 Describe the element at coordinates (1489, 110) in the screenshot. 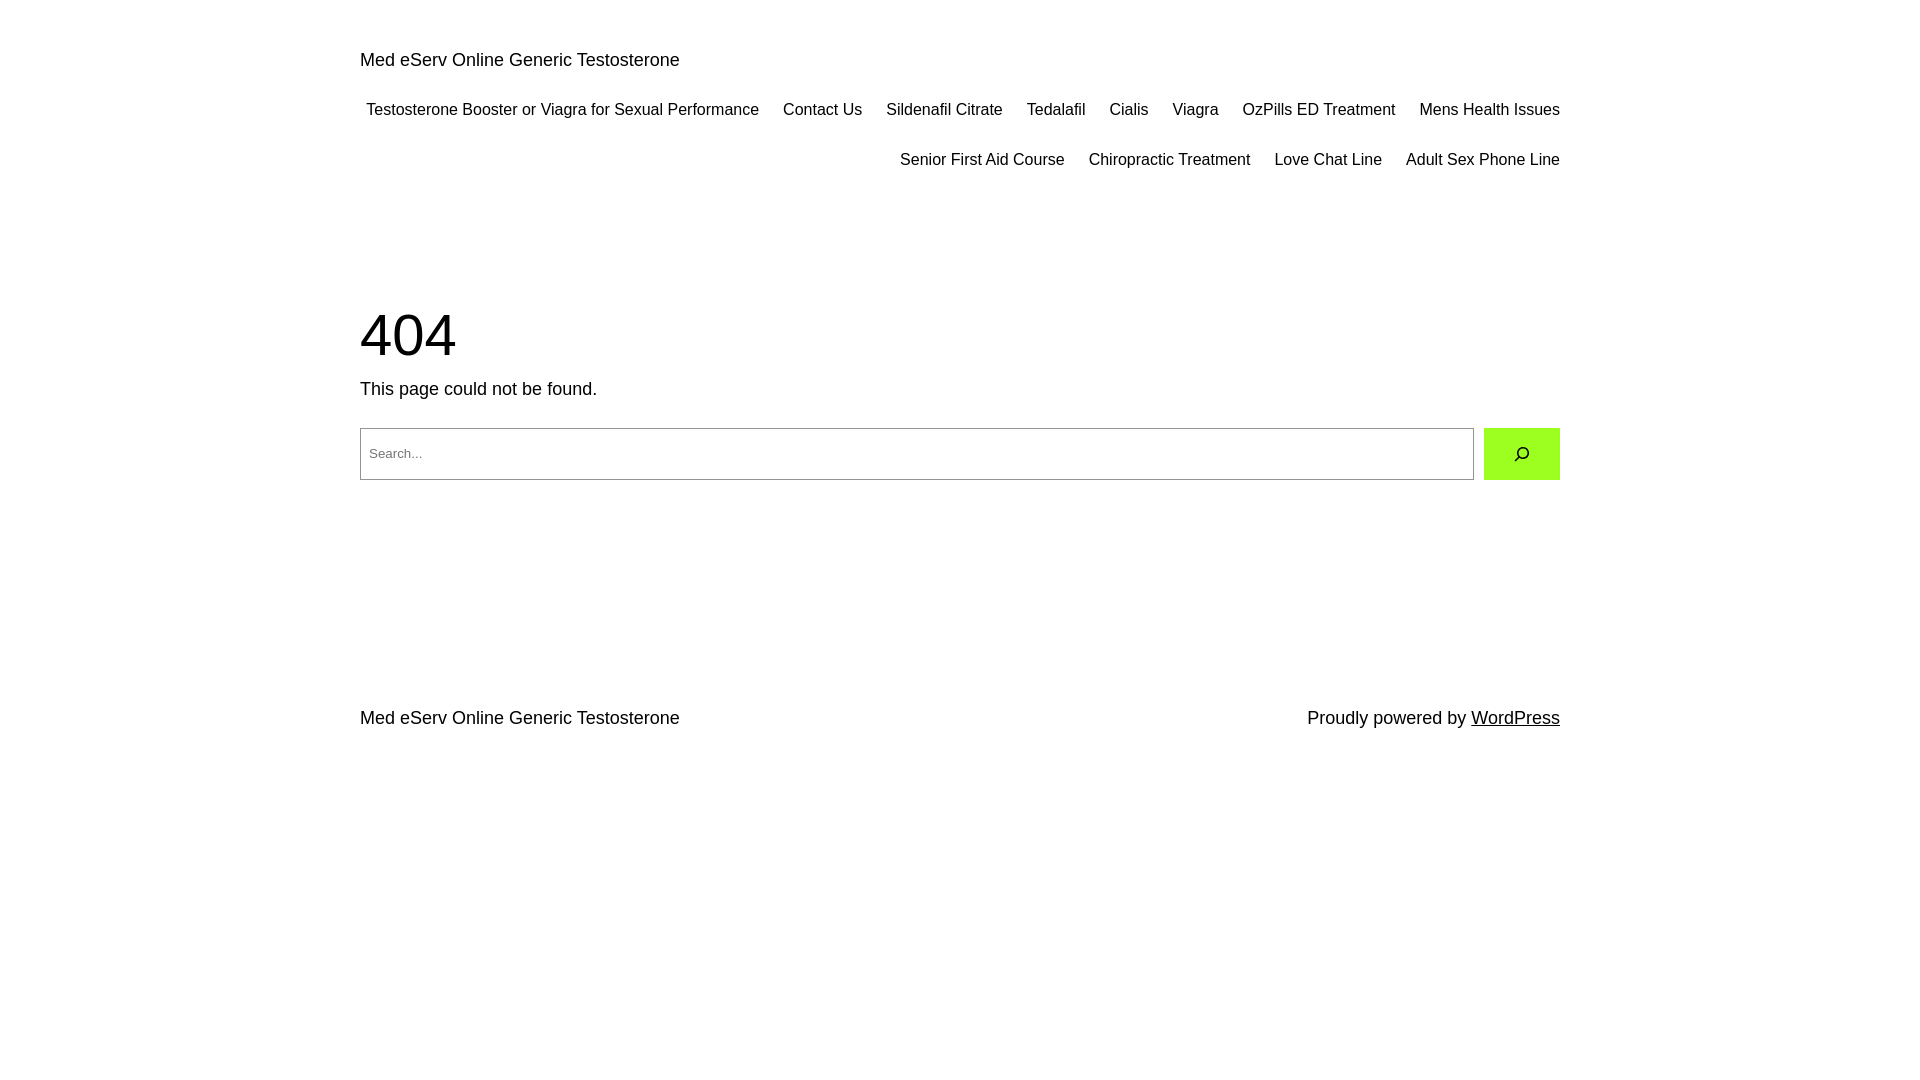

I see `'Mens Health Issues'` at that location.